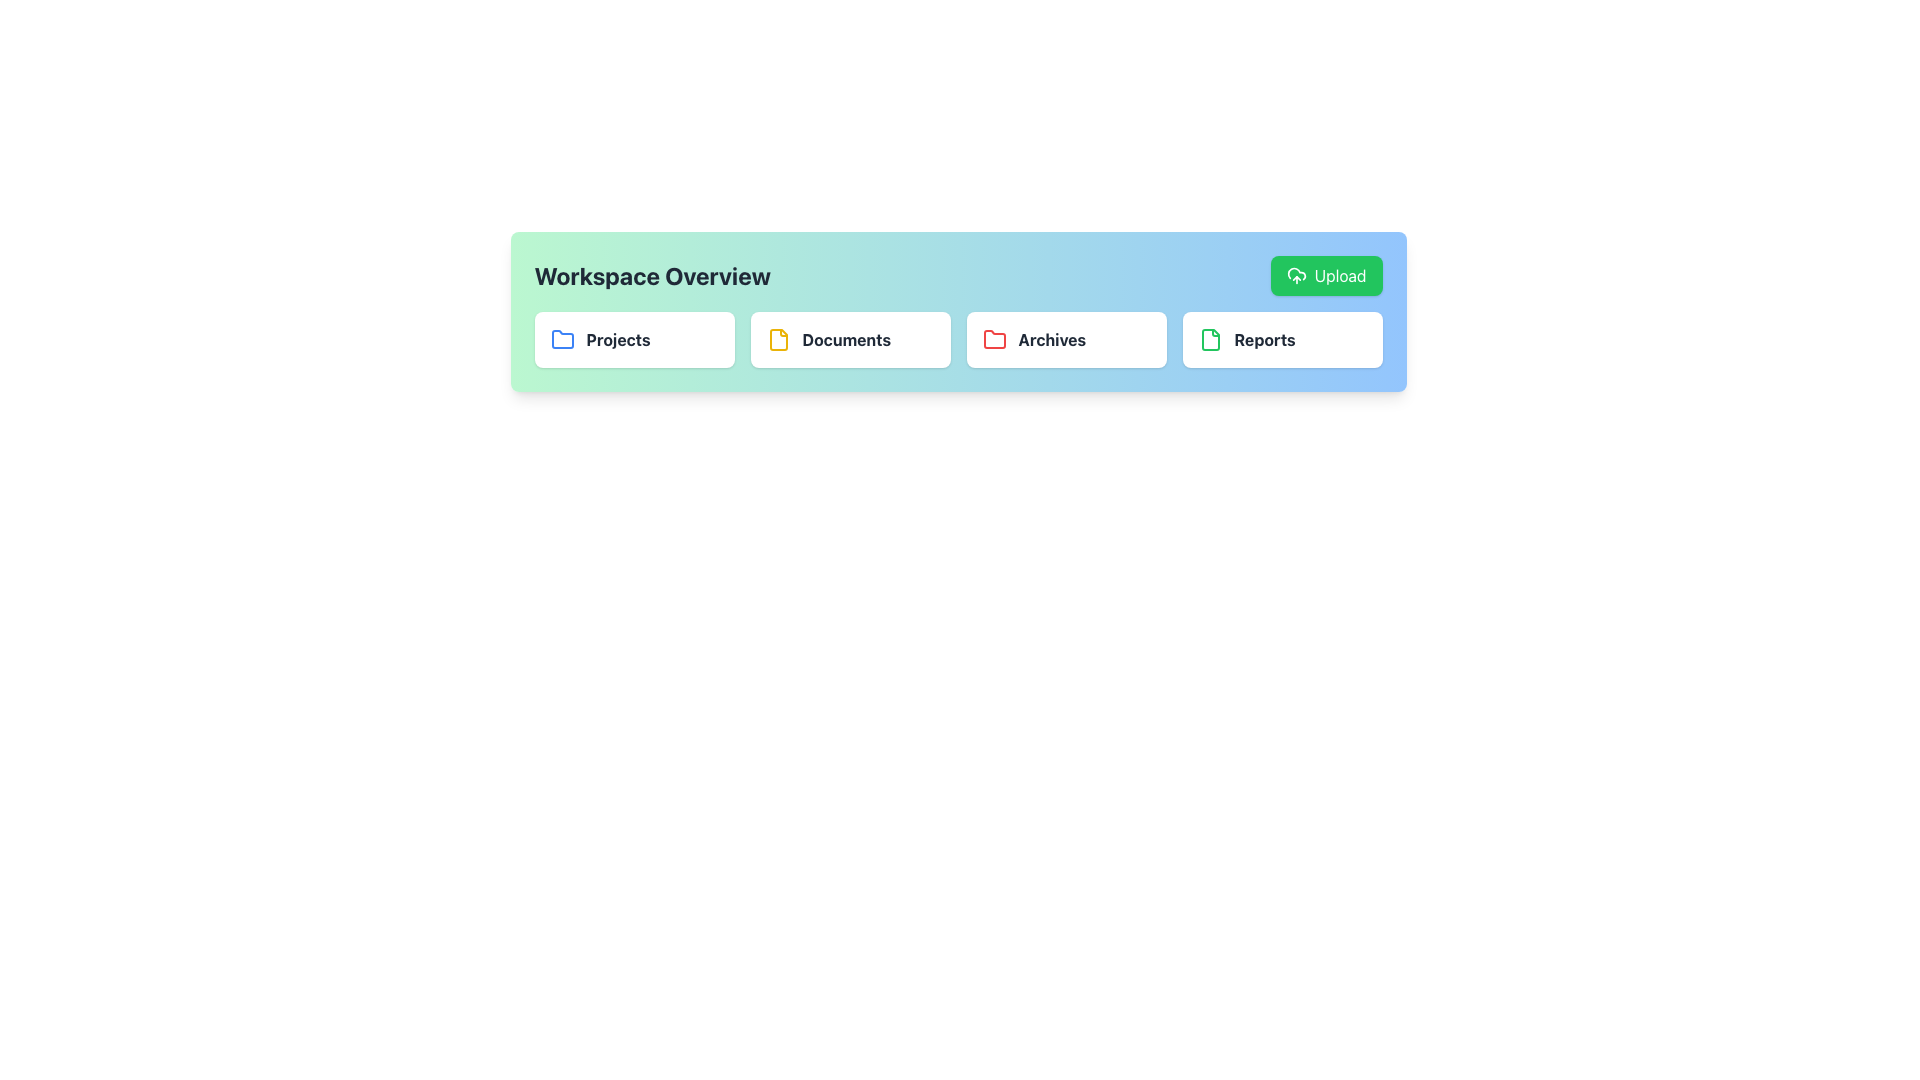  Describe the element at coordinates (846, 338) in the screenshot. I see `the 'Documents' label that indicates the section within the interface, located to the right of a yellow folder icon` at that location.